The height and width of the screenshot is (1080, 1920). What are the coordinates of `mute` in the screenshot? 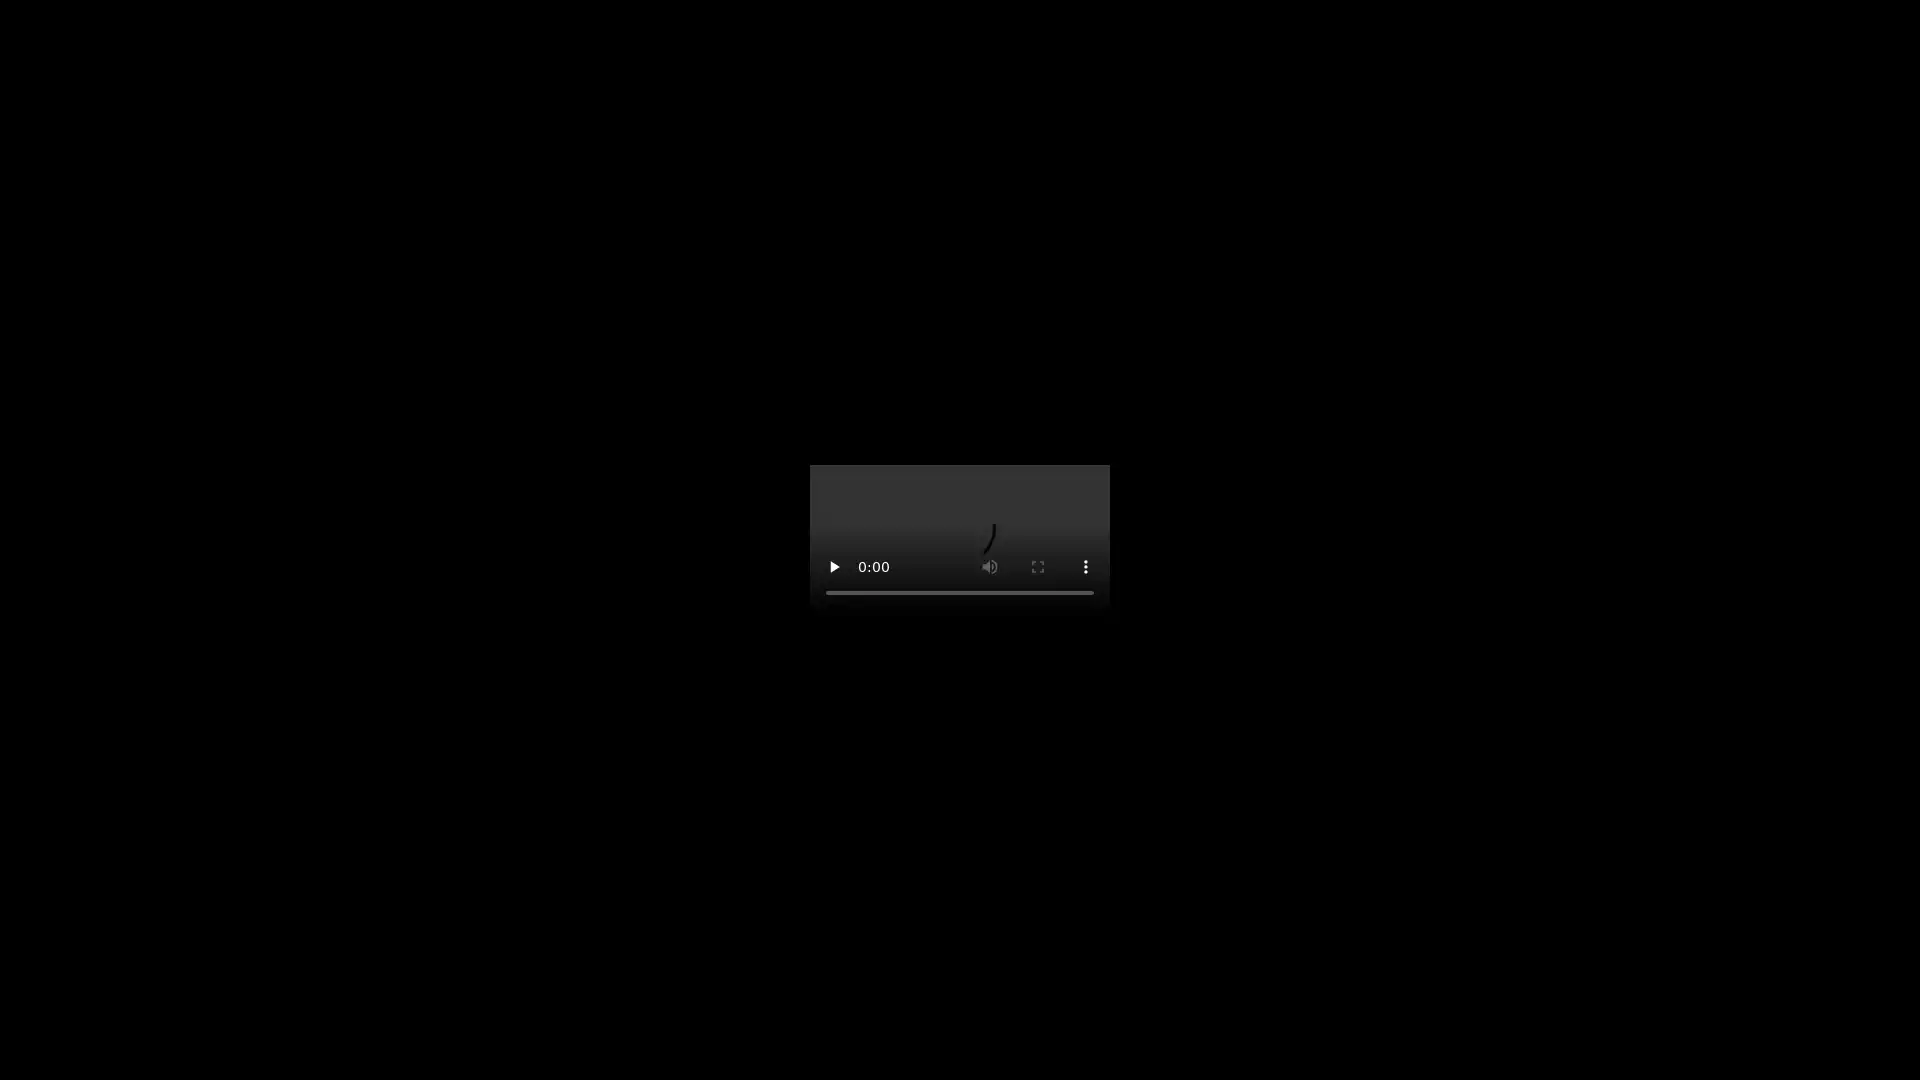 It's located at (989, 567).